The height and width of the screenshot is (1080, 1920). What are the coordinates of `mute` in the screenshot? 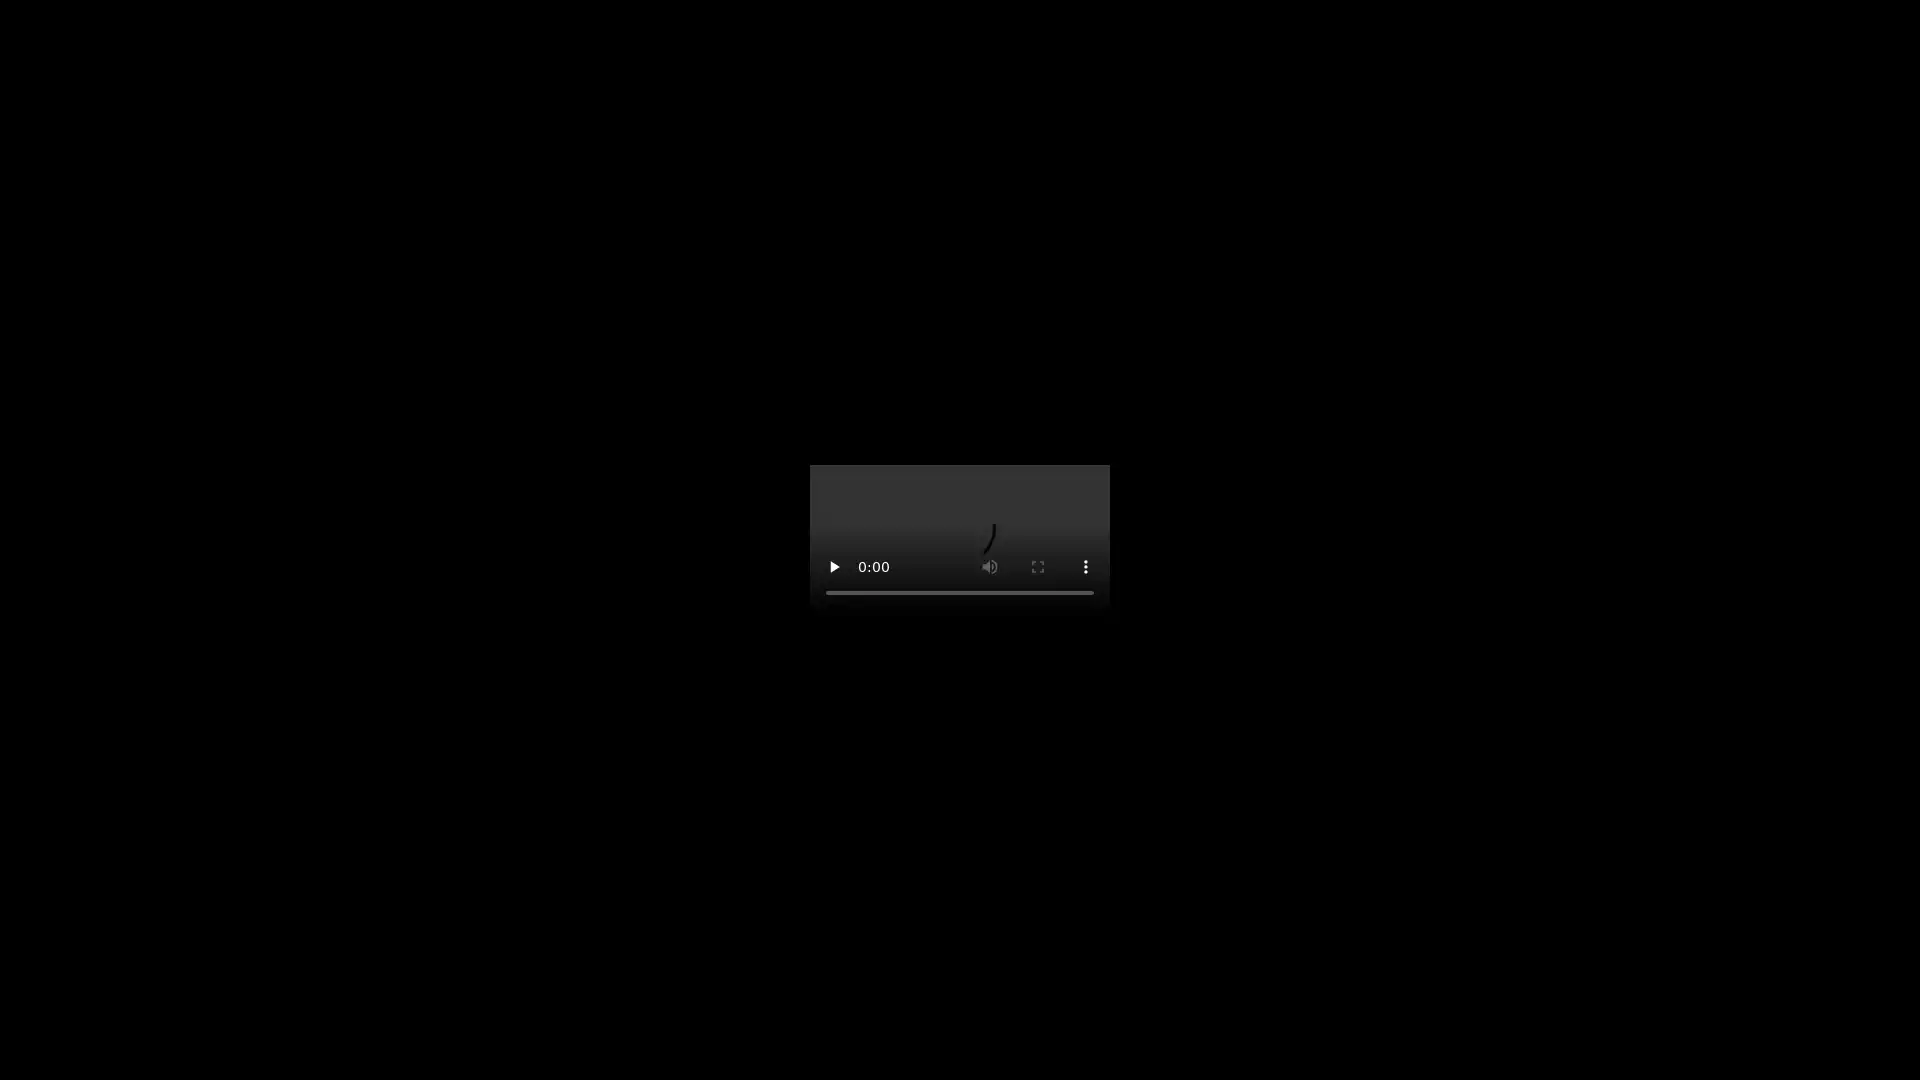 It's located at (989, 567).